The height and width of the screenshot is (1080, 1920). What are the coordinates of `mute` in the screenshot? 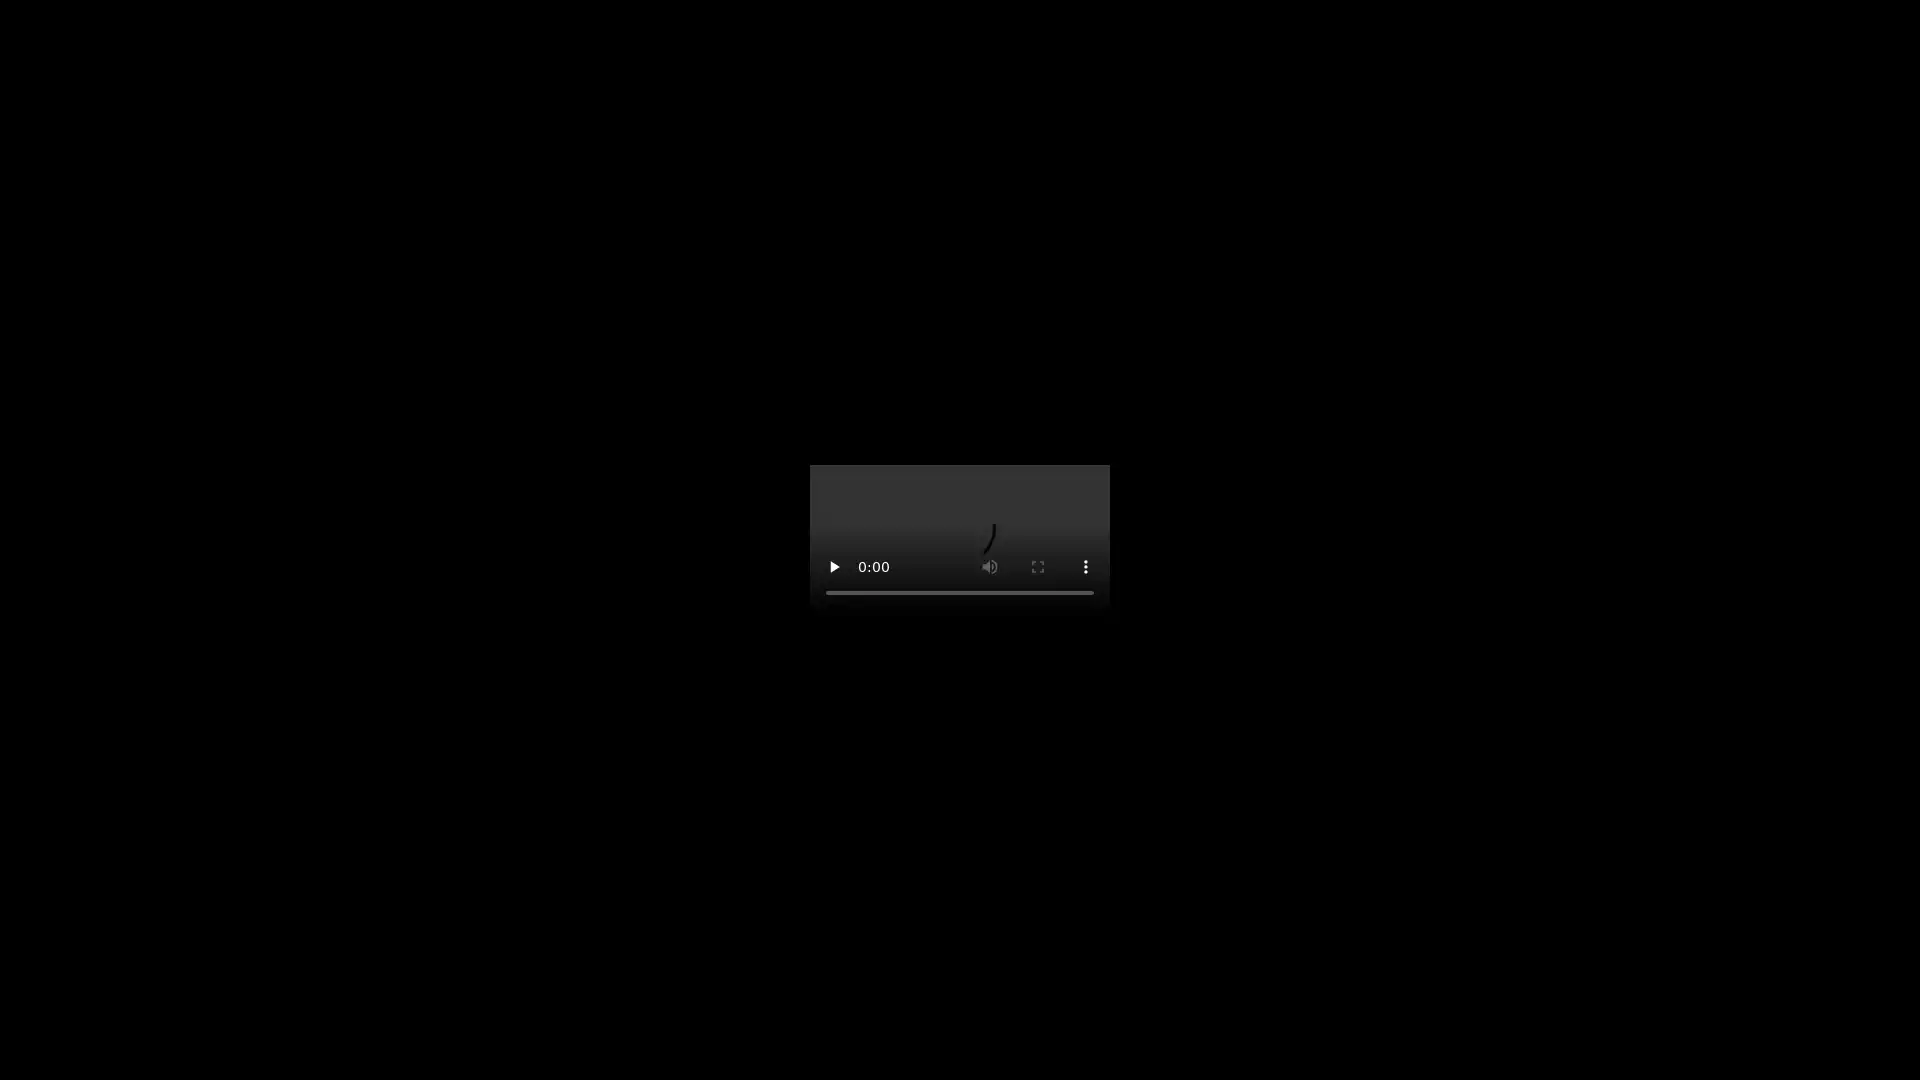 It's located at (989, 567).